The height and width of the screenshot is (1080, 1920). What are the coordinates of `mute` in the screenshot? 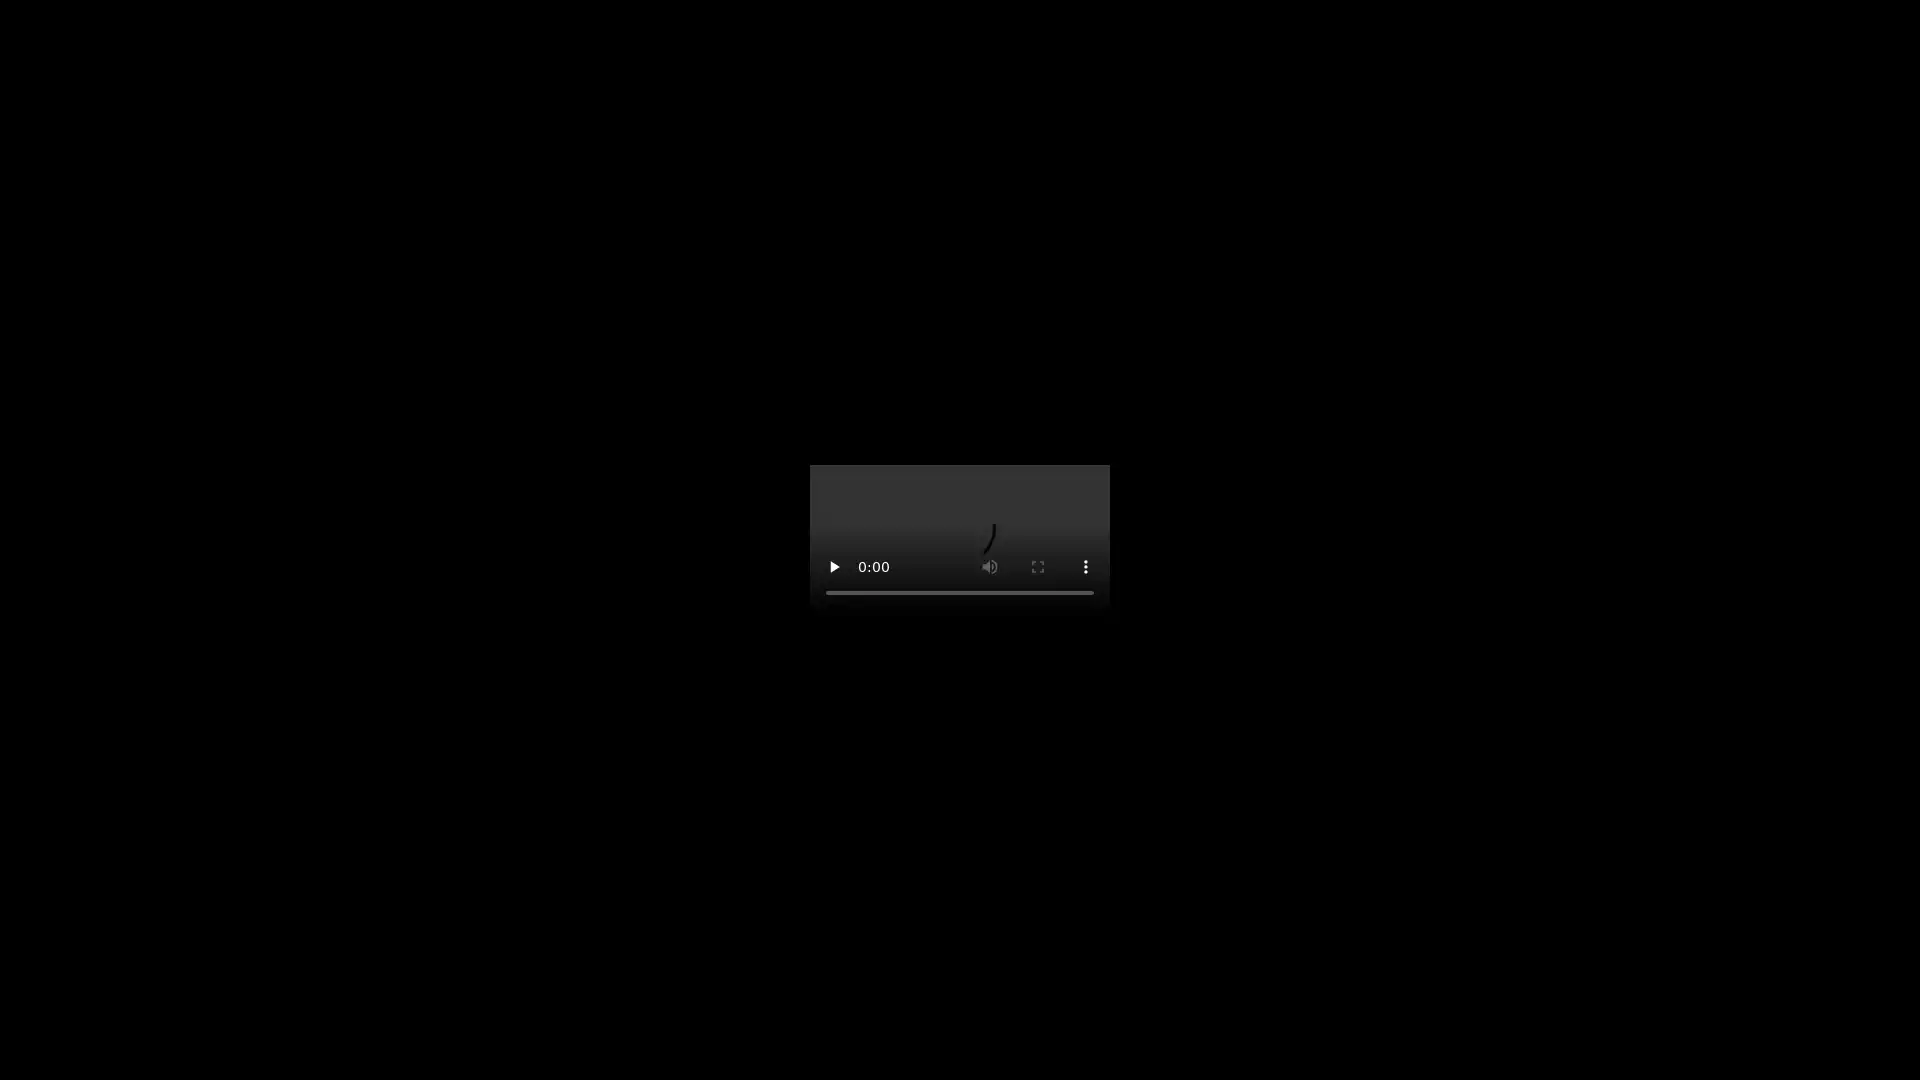 It's located at (989, 567).